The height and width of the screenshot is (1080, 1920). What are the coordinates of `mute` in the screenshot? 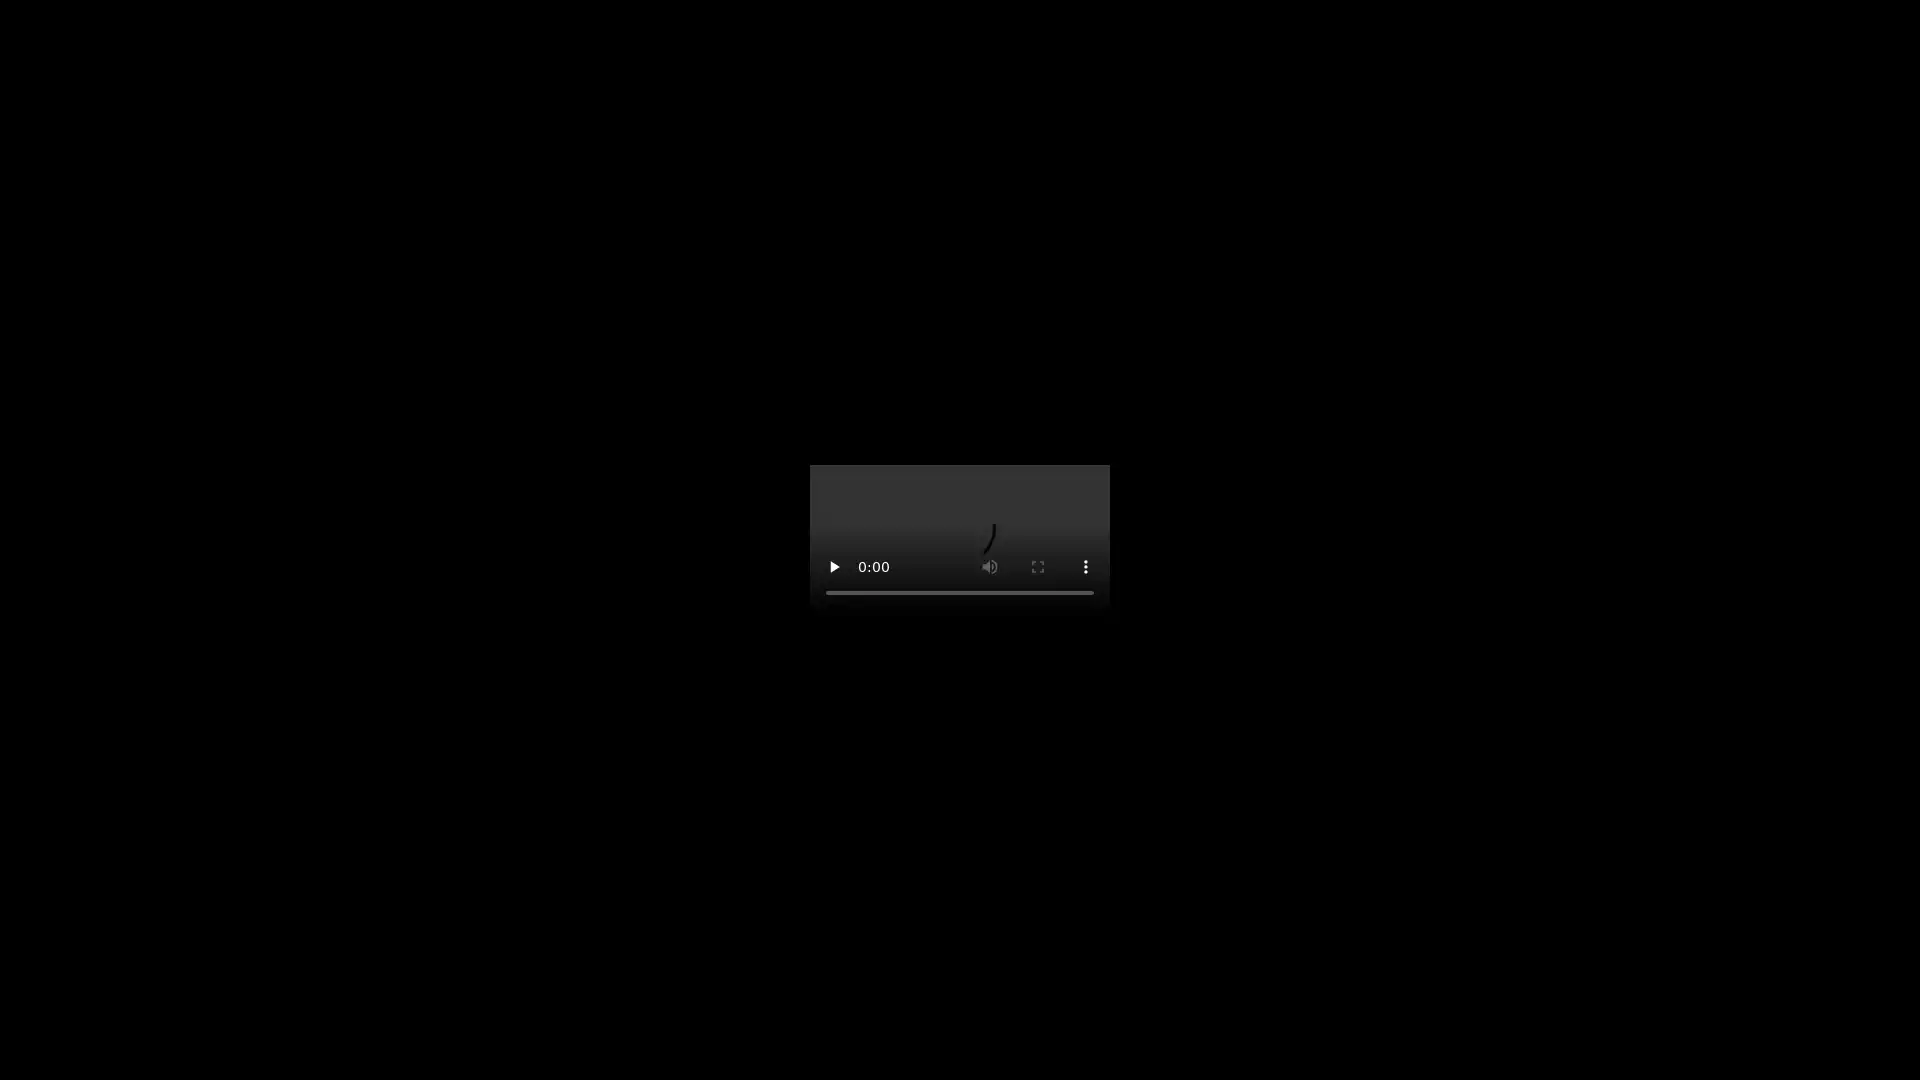 It's located at (989, 567).